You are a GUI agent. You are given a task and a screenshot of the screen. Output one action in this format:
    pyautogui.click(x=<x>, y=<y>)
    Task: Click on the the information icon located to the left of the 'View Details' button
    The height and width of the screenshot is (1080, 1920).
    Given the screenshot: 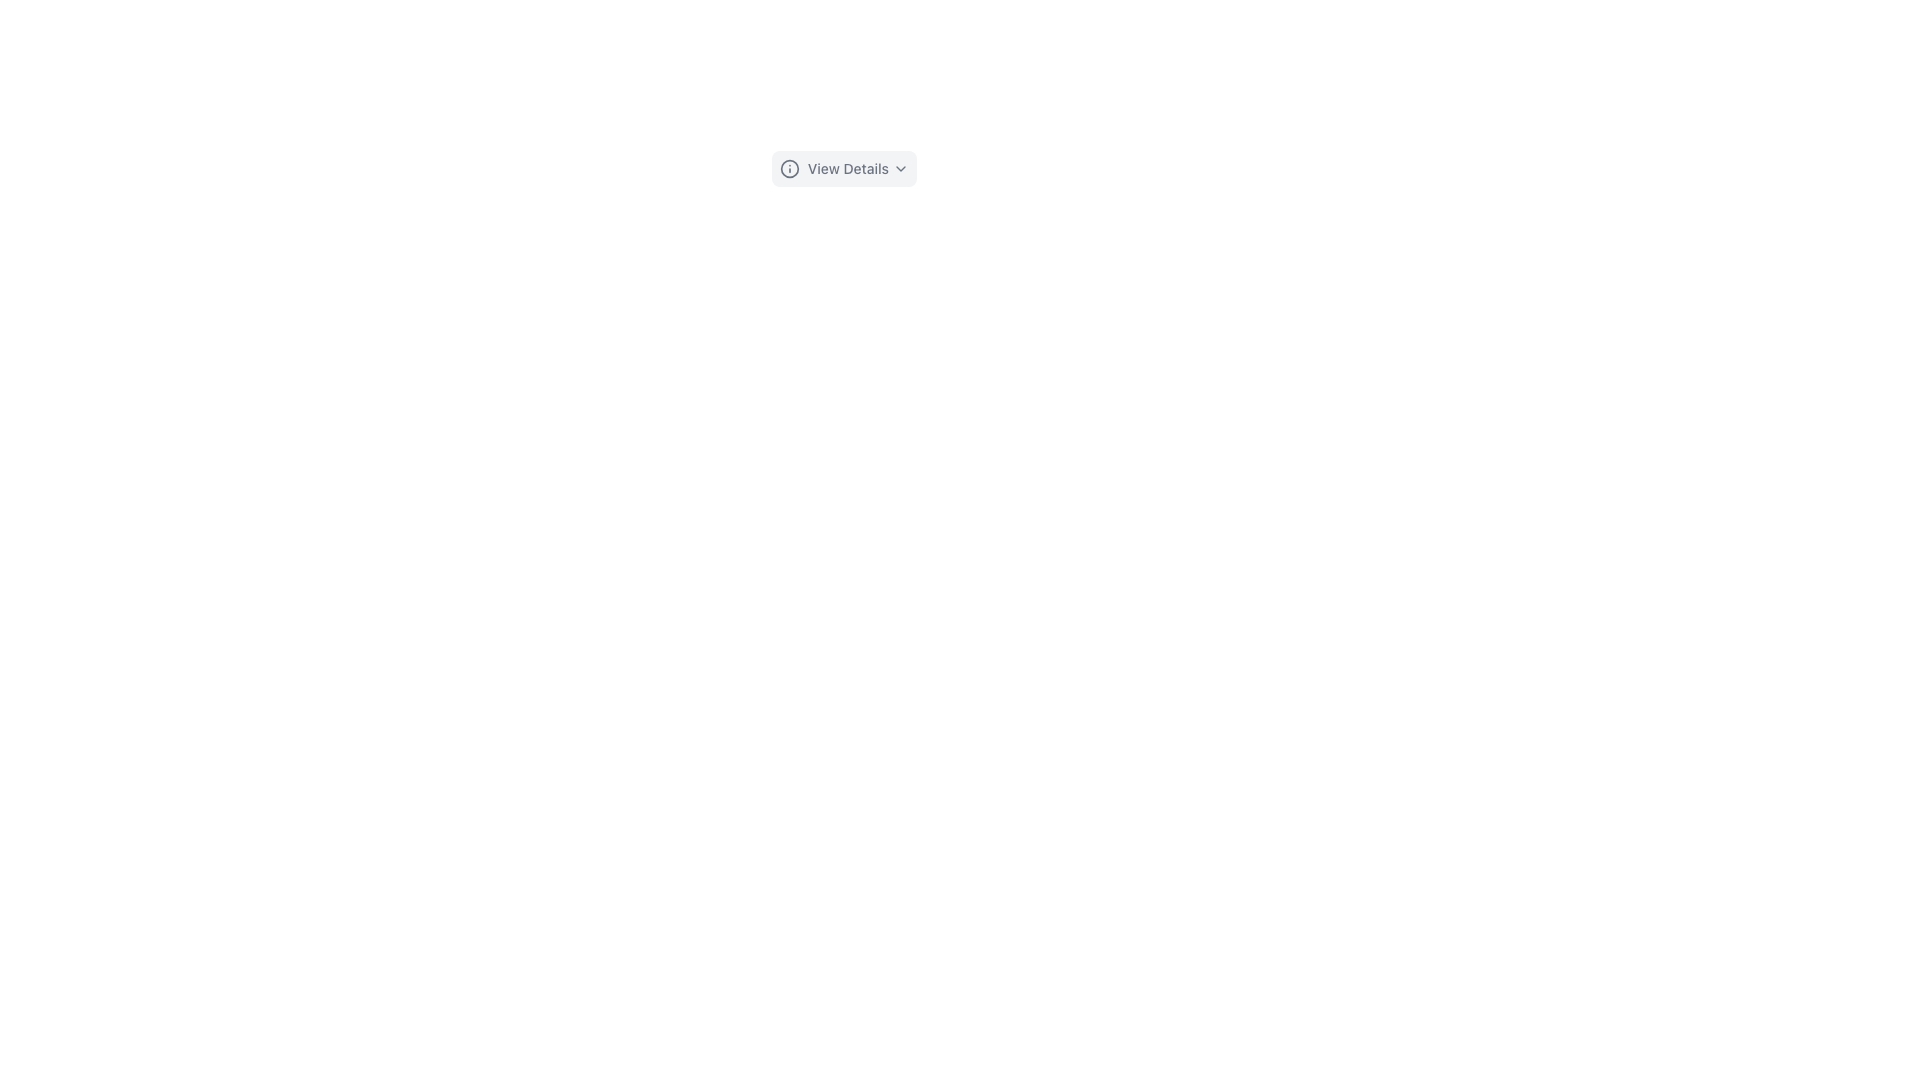 What is the action you would take?
    pyautogui.click(x=788, y=168)
    